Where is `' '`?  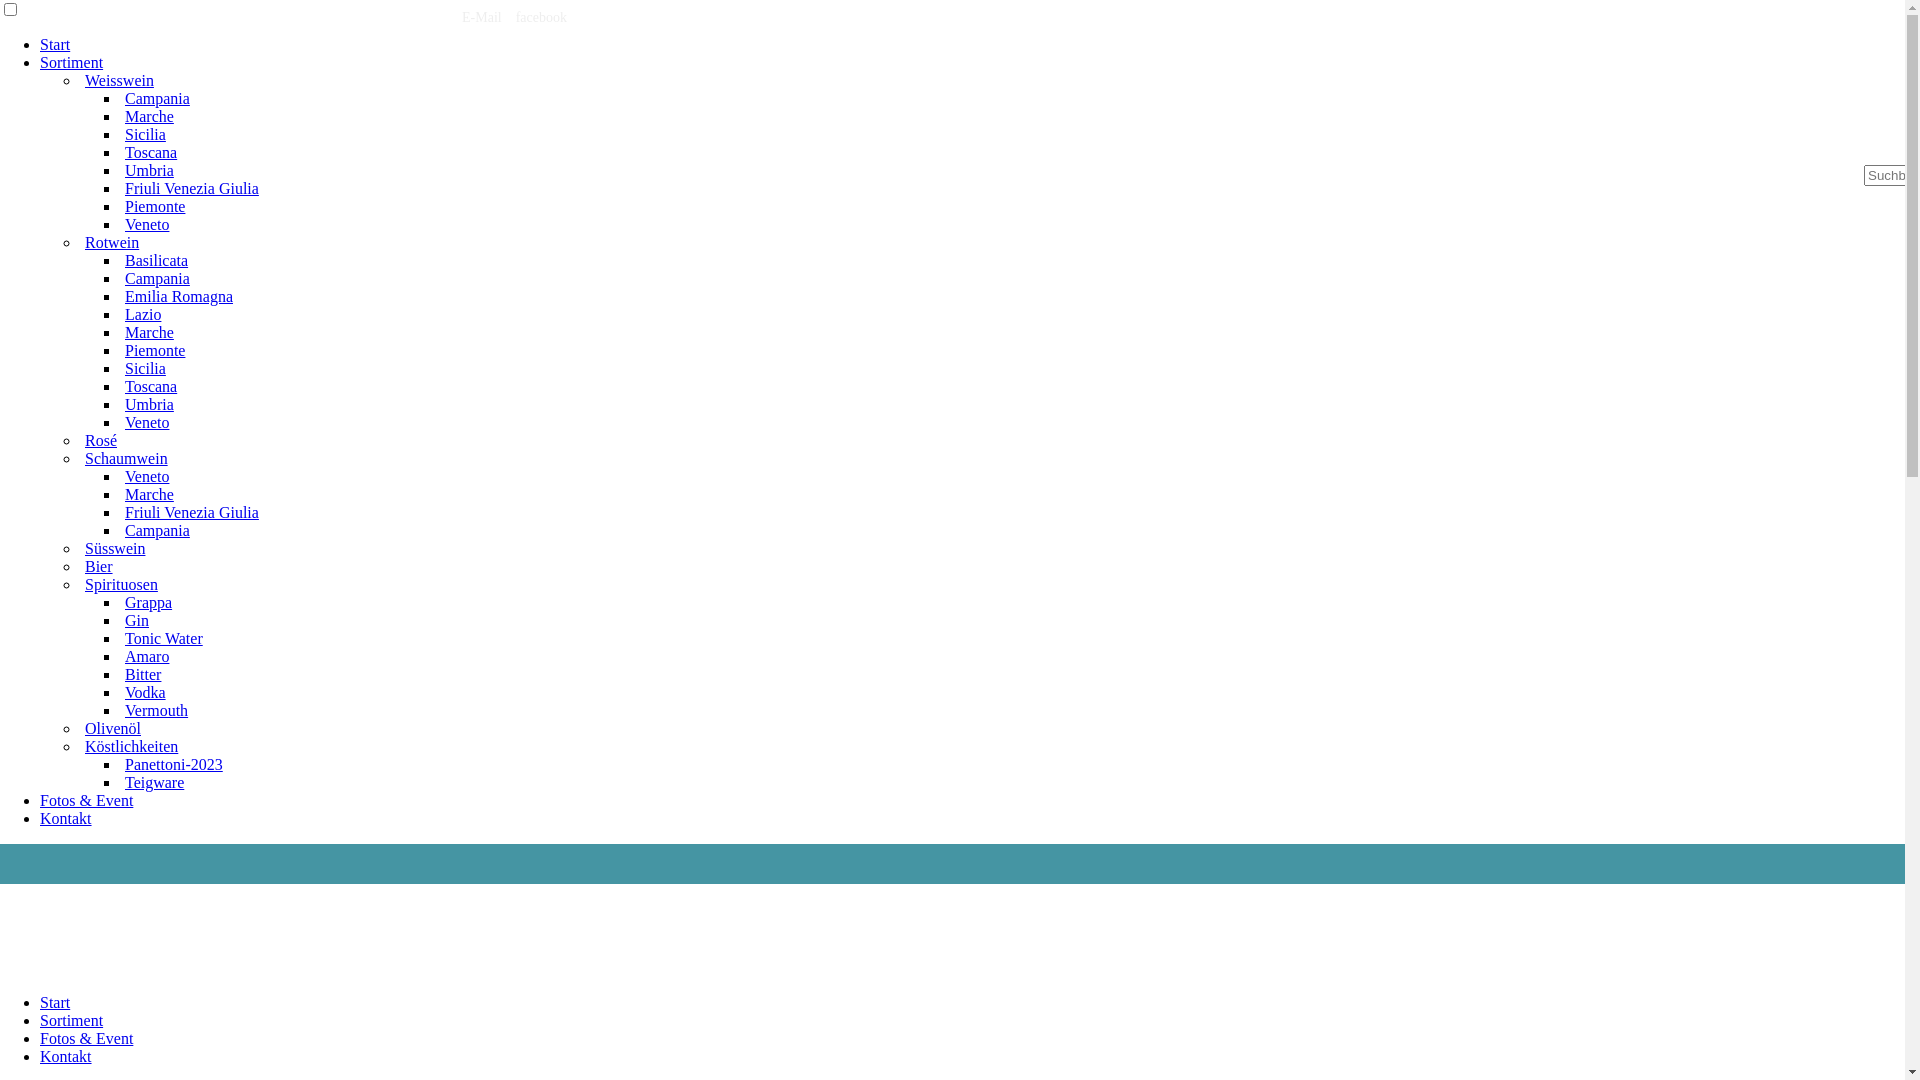 ' ' is located at coordinates (513, 17).